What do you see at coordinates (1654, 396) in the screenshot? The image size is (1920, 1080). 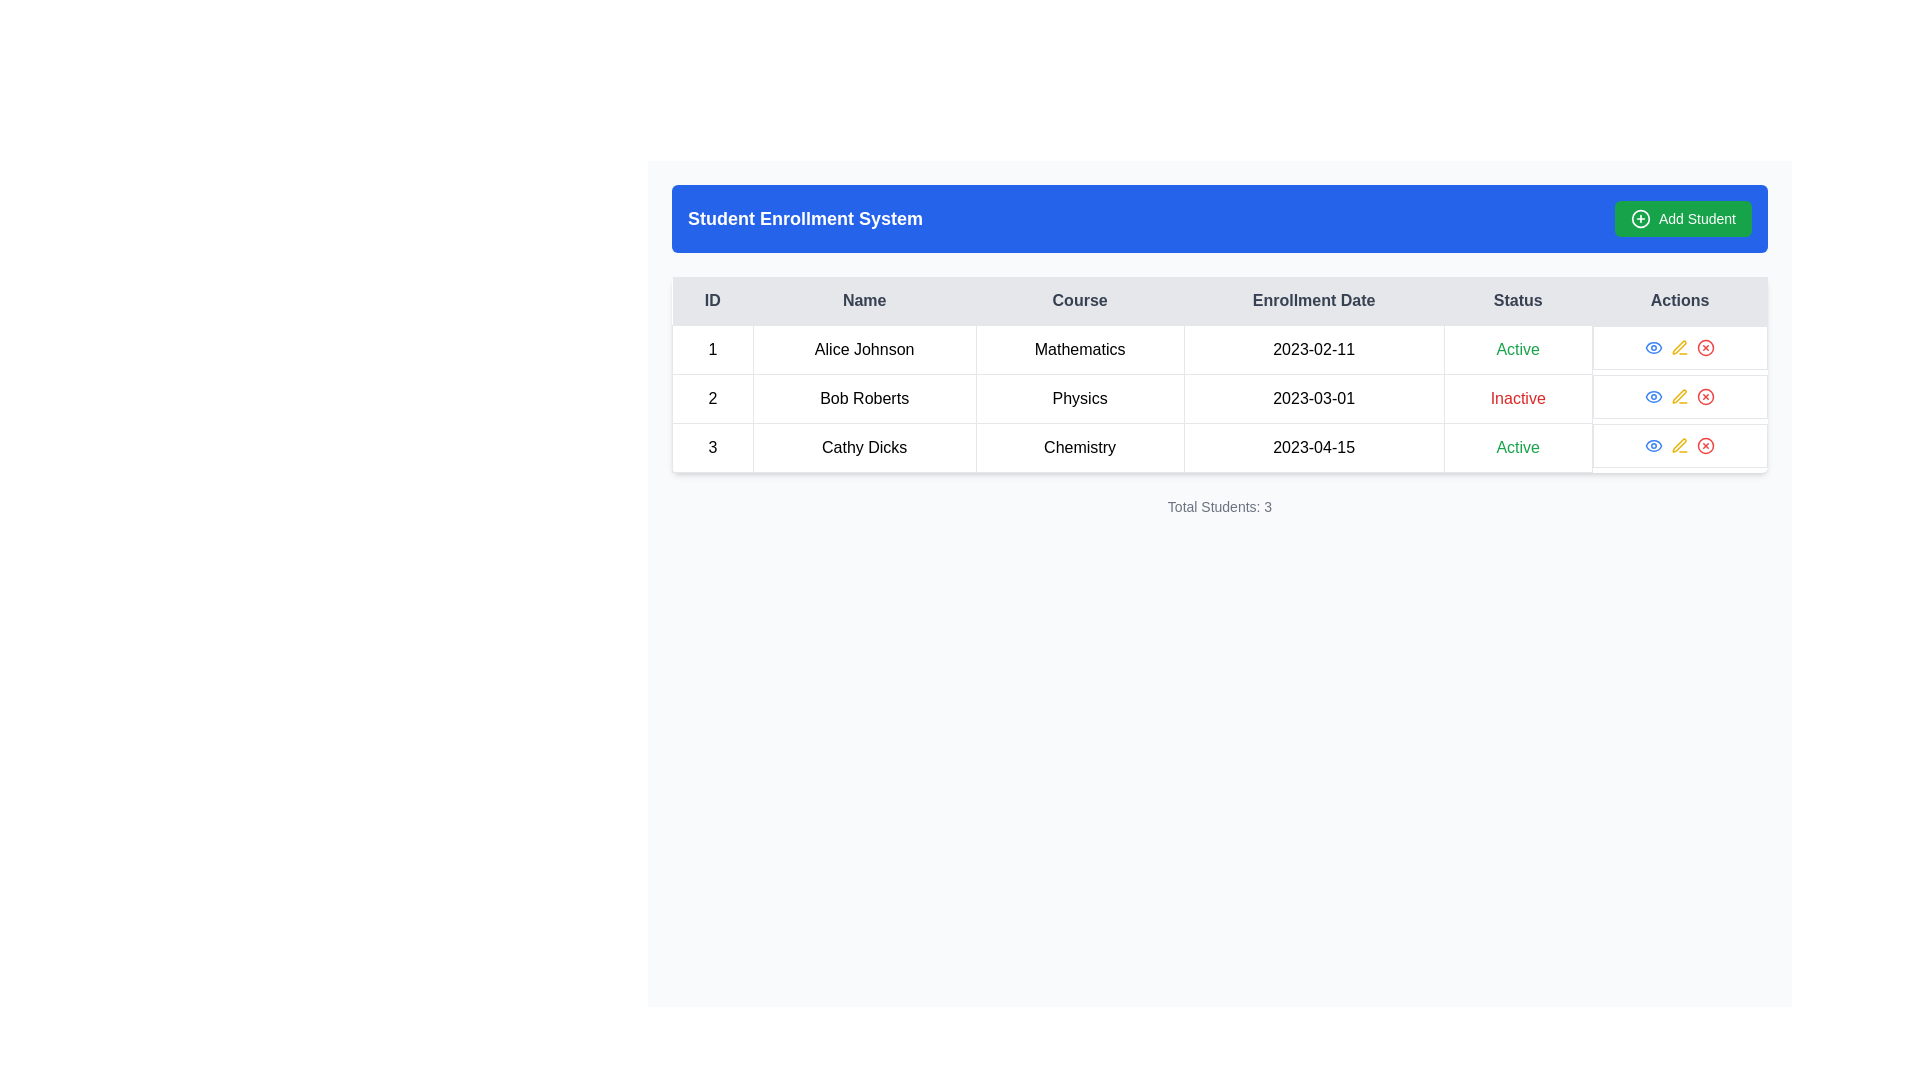 I see `the Icon Button located in the 'Actions' column of the second row of the table` at bounding box center [1654, 396].